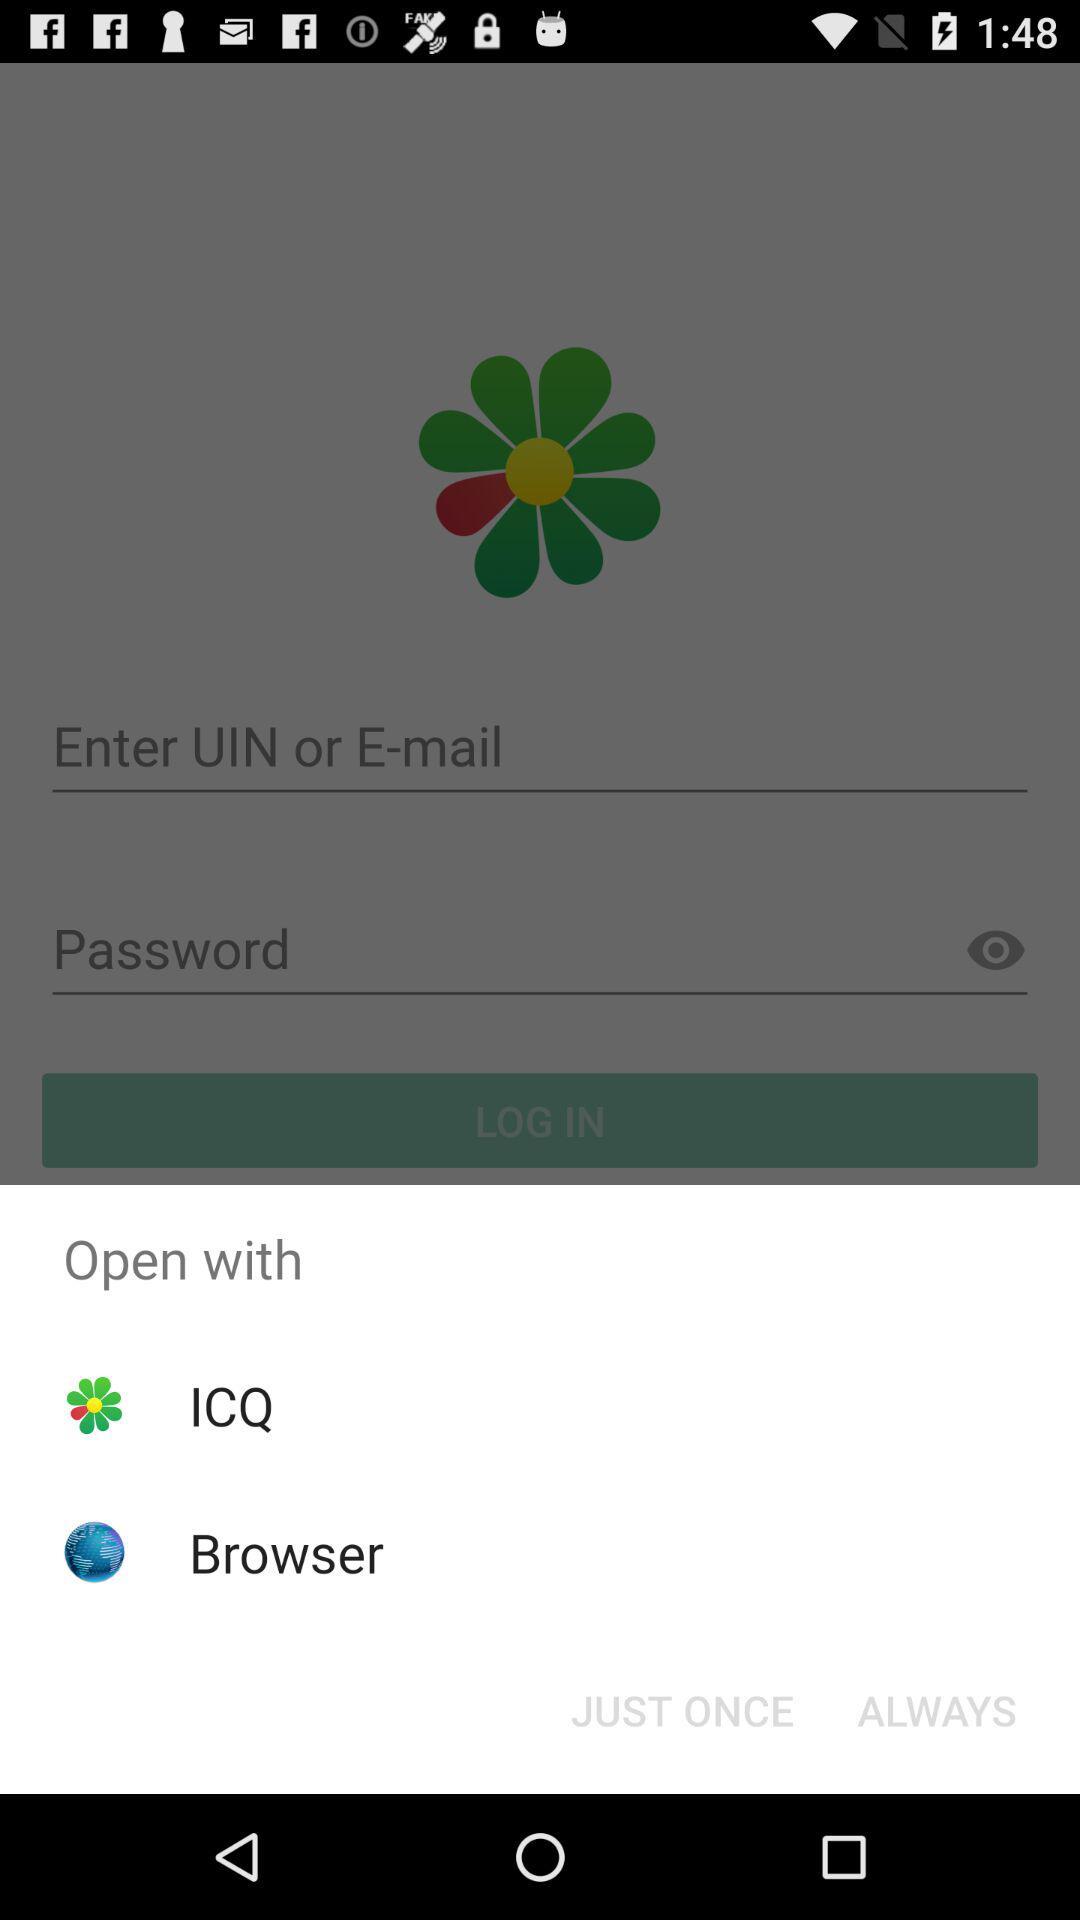 The image size is (1080, 1920). Describe the element at coordinates (937, 1708) in the screenshot. I see `always button` at that location.